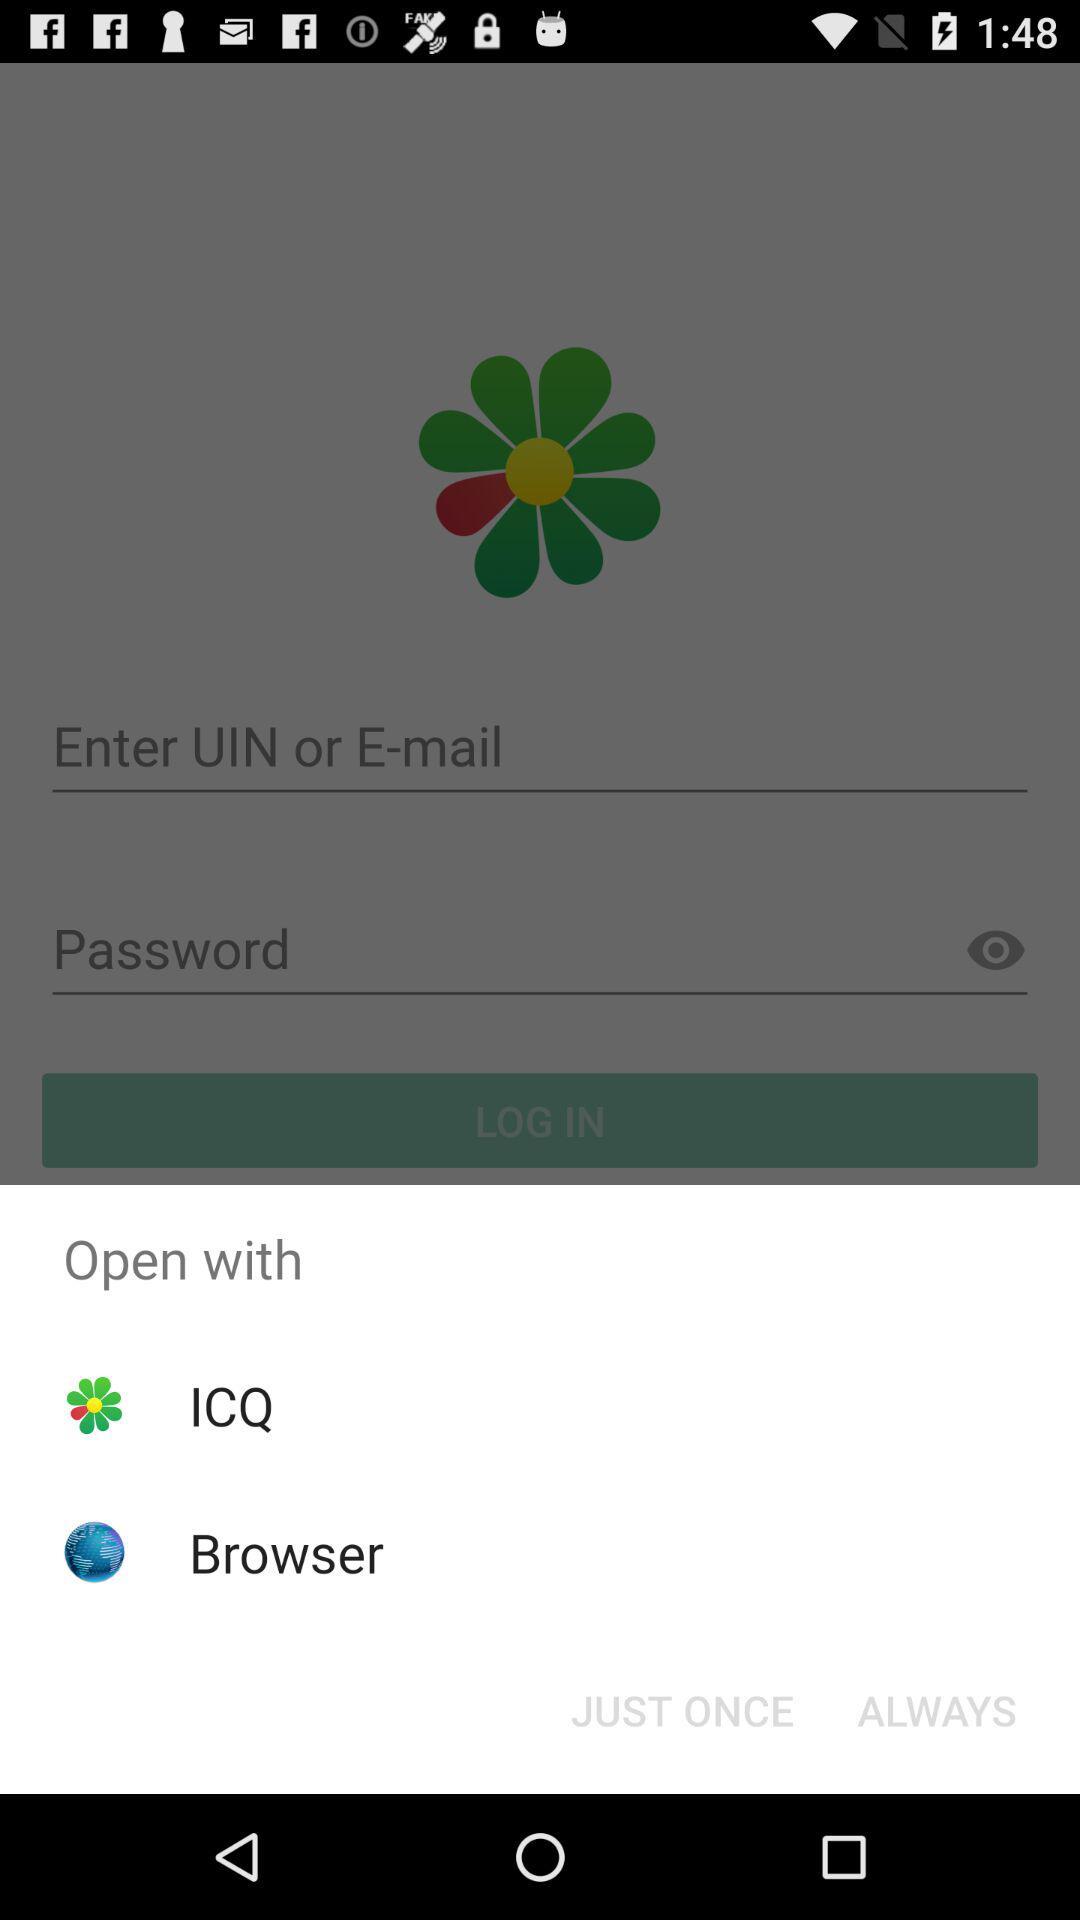 The image size is (1080, 1920). Describe the element at coordinates (937, 1708) in the screenshot. I see `always button` at that location.